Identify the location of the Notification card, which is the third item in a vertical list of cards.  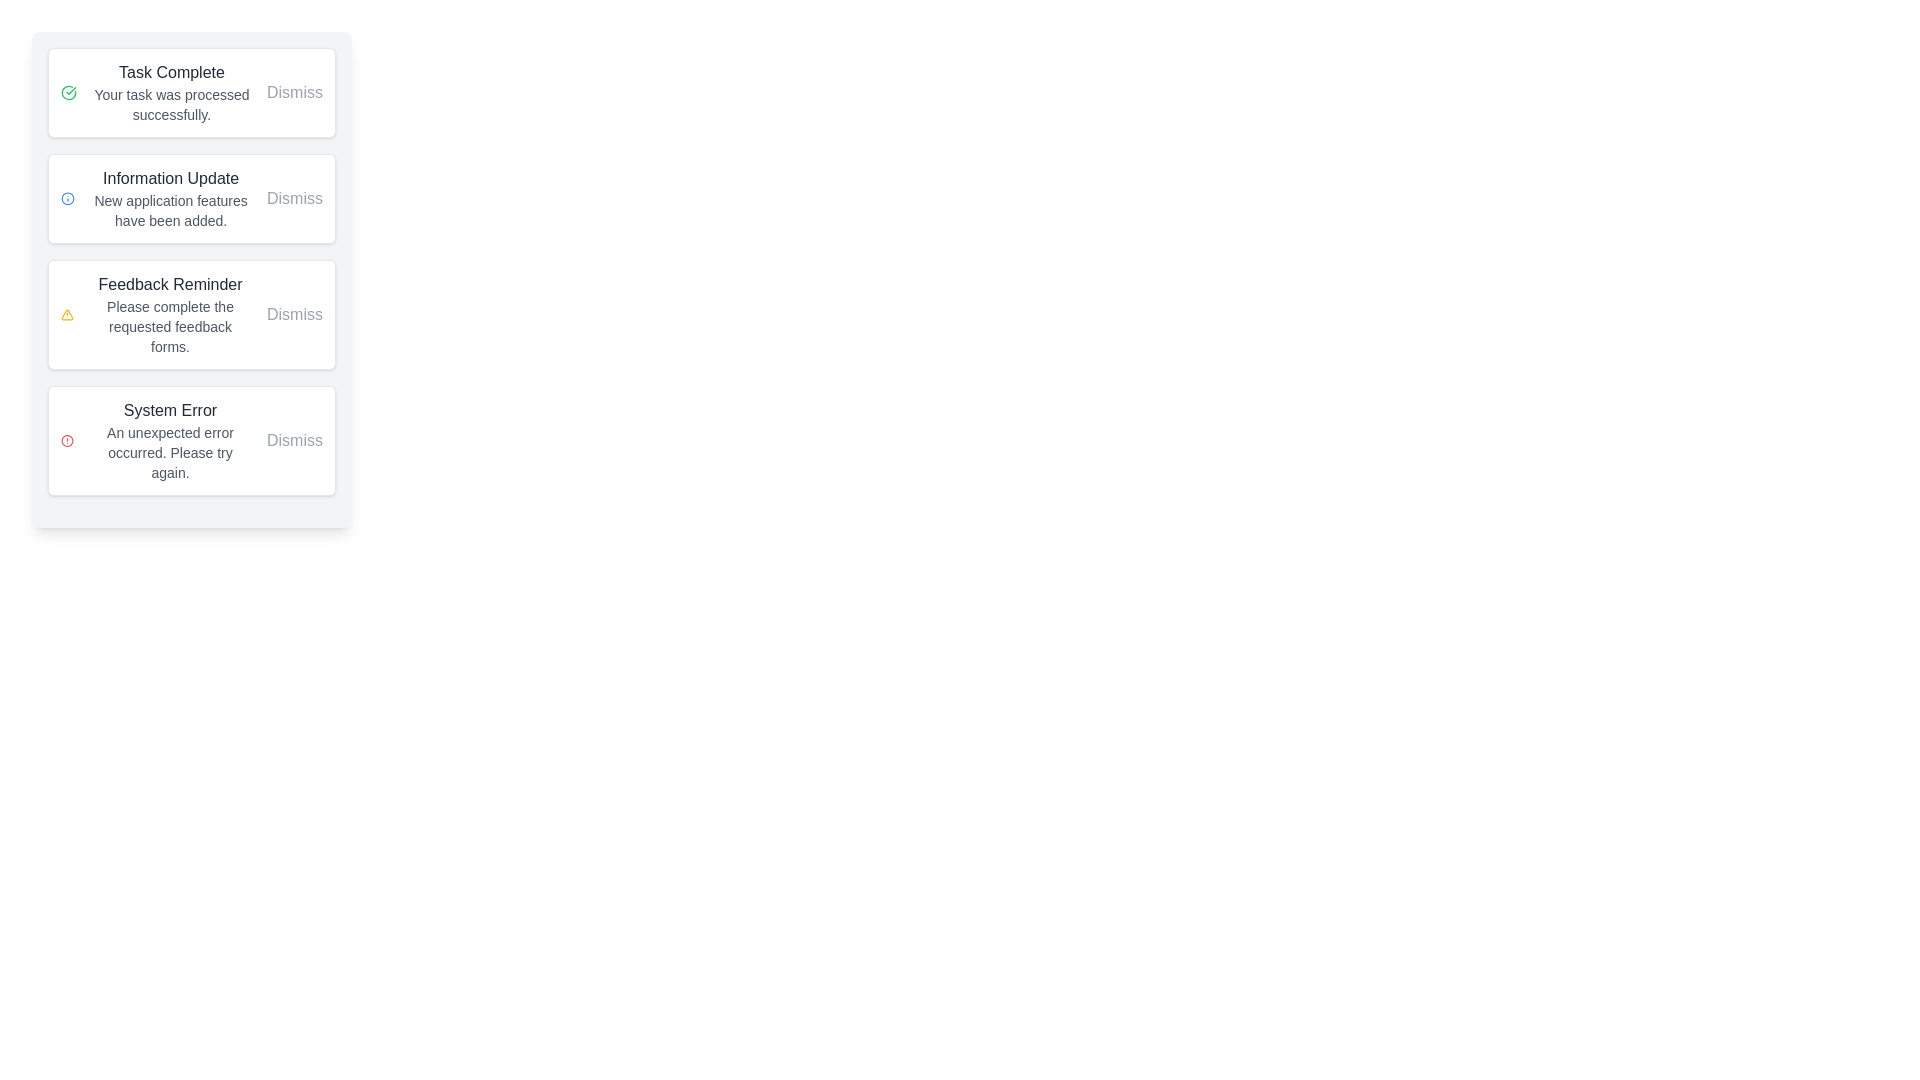
(192, 280).